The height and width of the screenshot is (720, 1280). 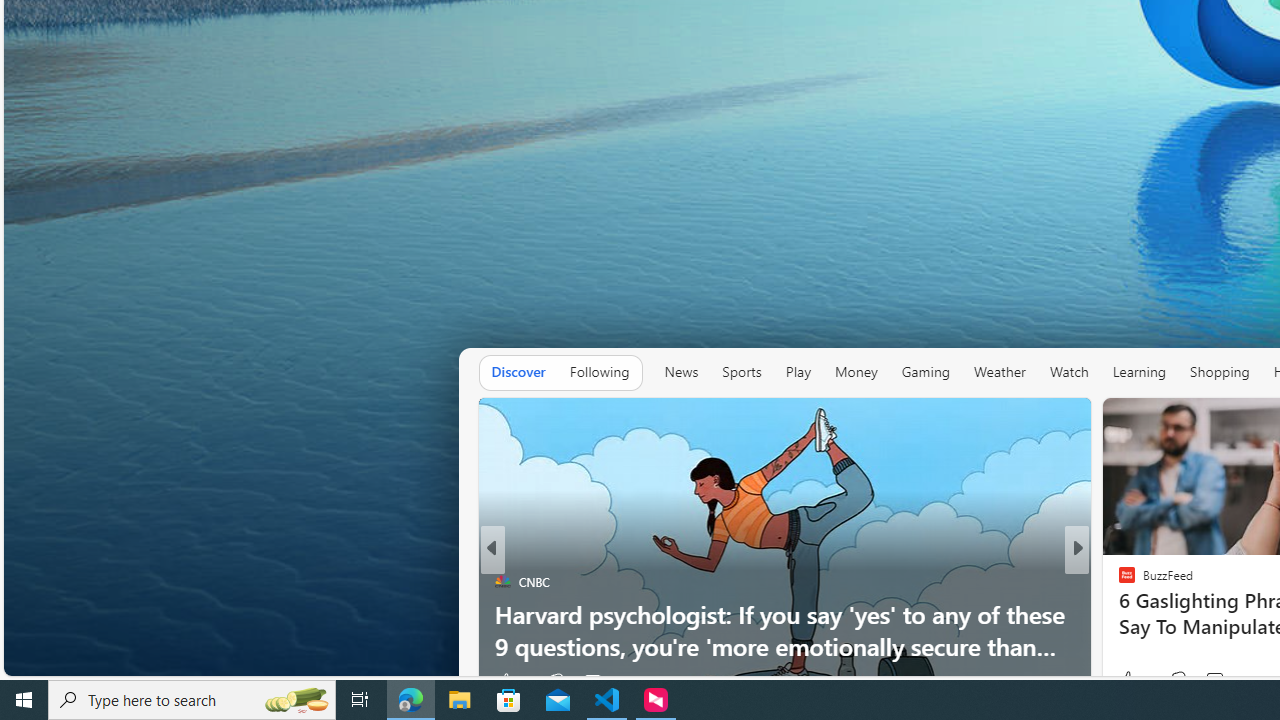 I want to click on 'Dislike', so click(x=1178, y=679).